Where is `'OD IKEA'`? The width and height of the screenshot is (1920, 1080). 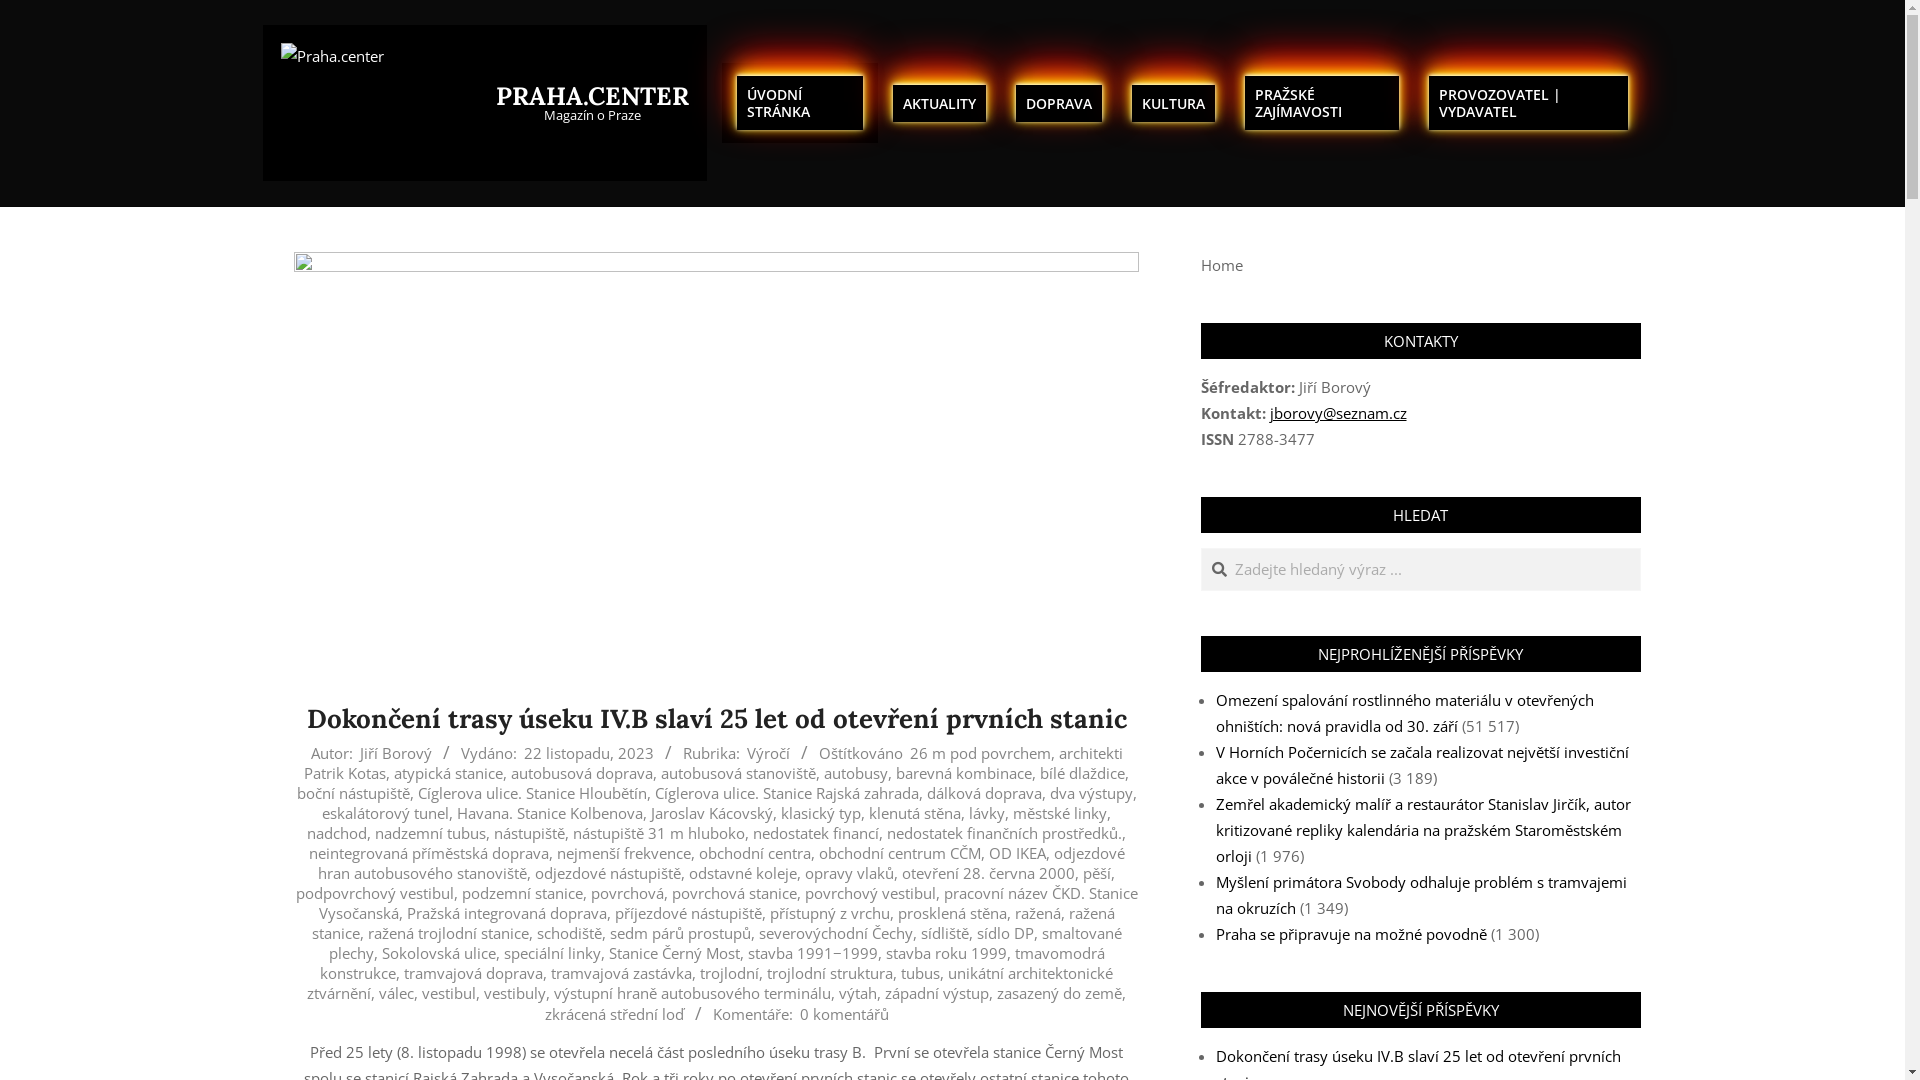
'OD IKEA' is located at coordinates (988, 852).